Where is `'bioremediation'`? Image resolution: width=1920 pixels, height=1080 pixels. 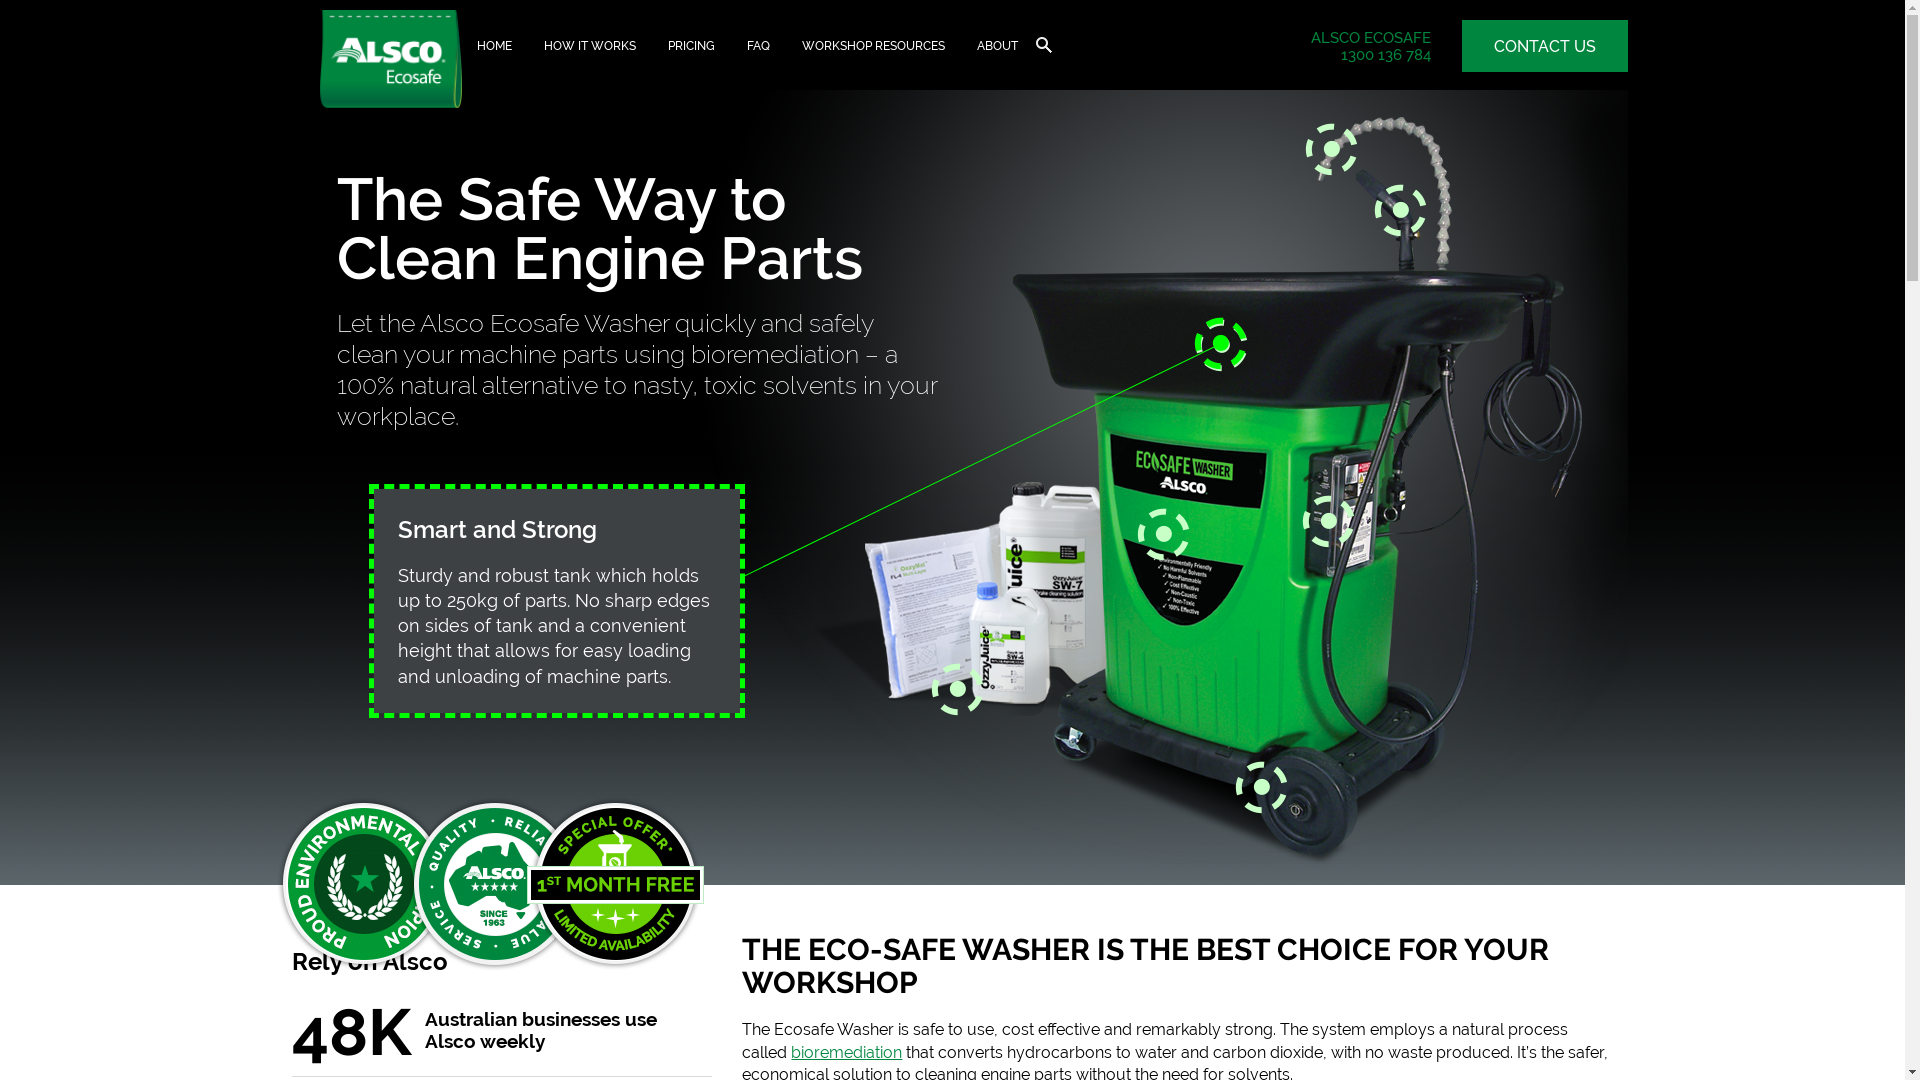
'bioremediation' is located at coordinates (846, 1051).